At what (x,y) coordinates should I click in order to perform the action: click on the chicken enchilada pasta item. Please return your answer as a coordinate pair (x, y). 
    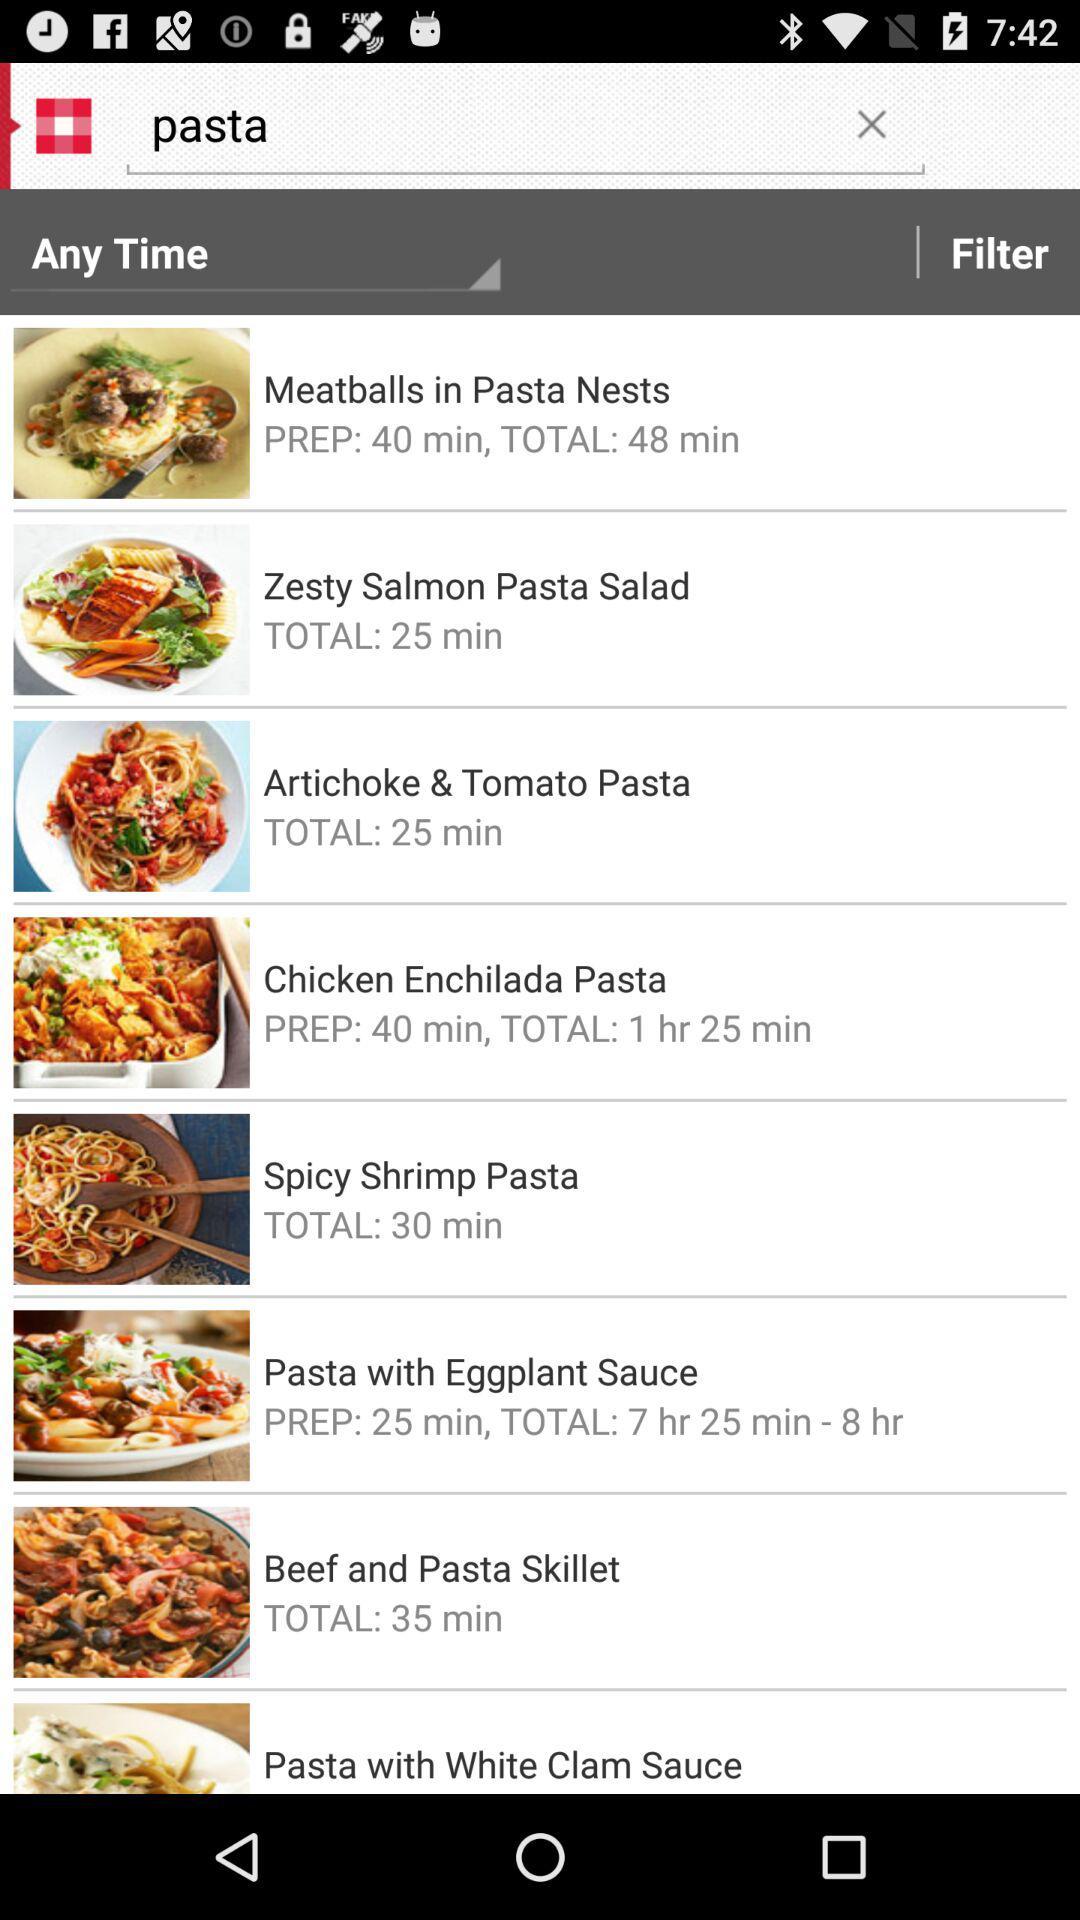
    Looking at the image, I should click on (658, 978).